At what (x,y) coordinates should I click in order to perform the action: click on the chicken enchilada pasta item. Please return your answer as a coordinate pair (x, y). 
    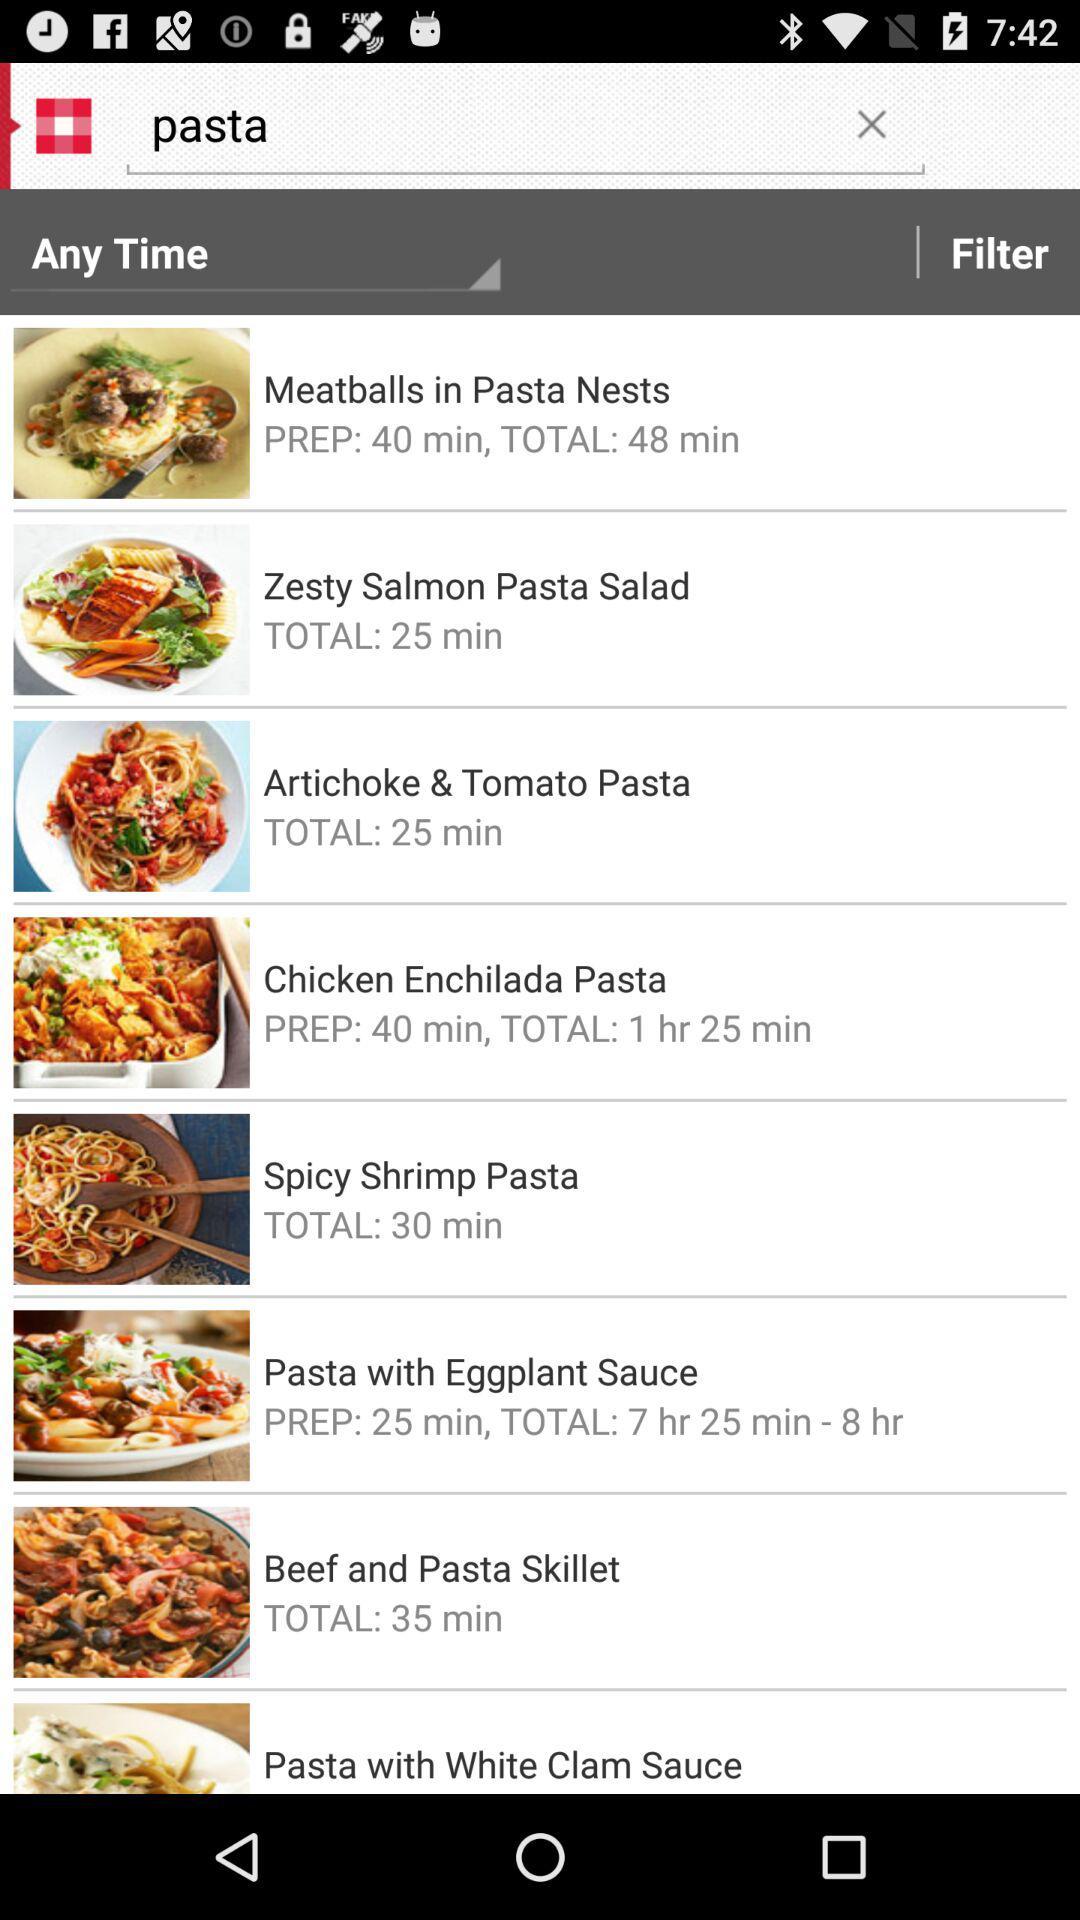
    Looking at the image, I should click on (658, 978).